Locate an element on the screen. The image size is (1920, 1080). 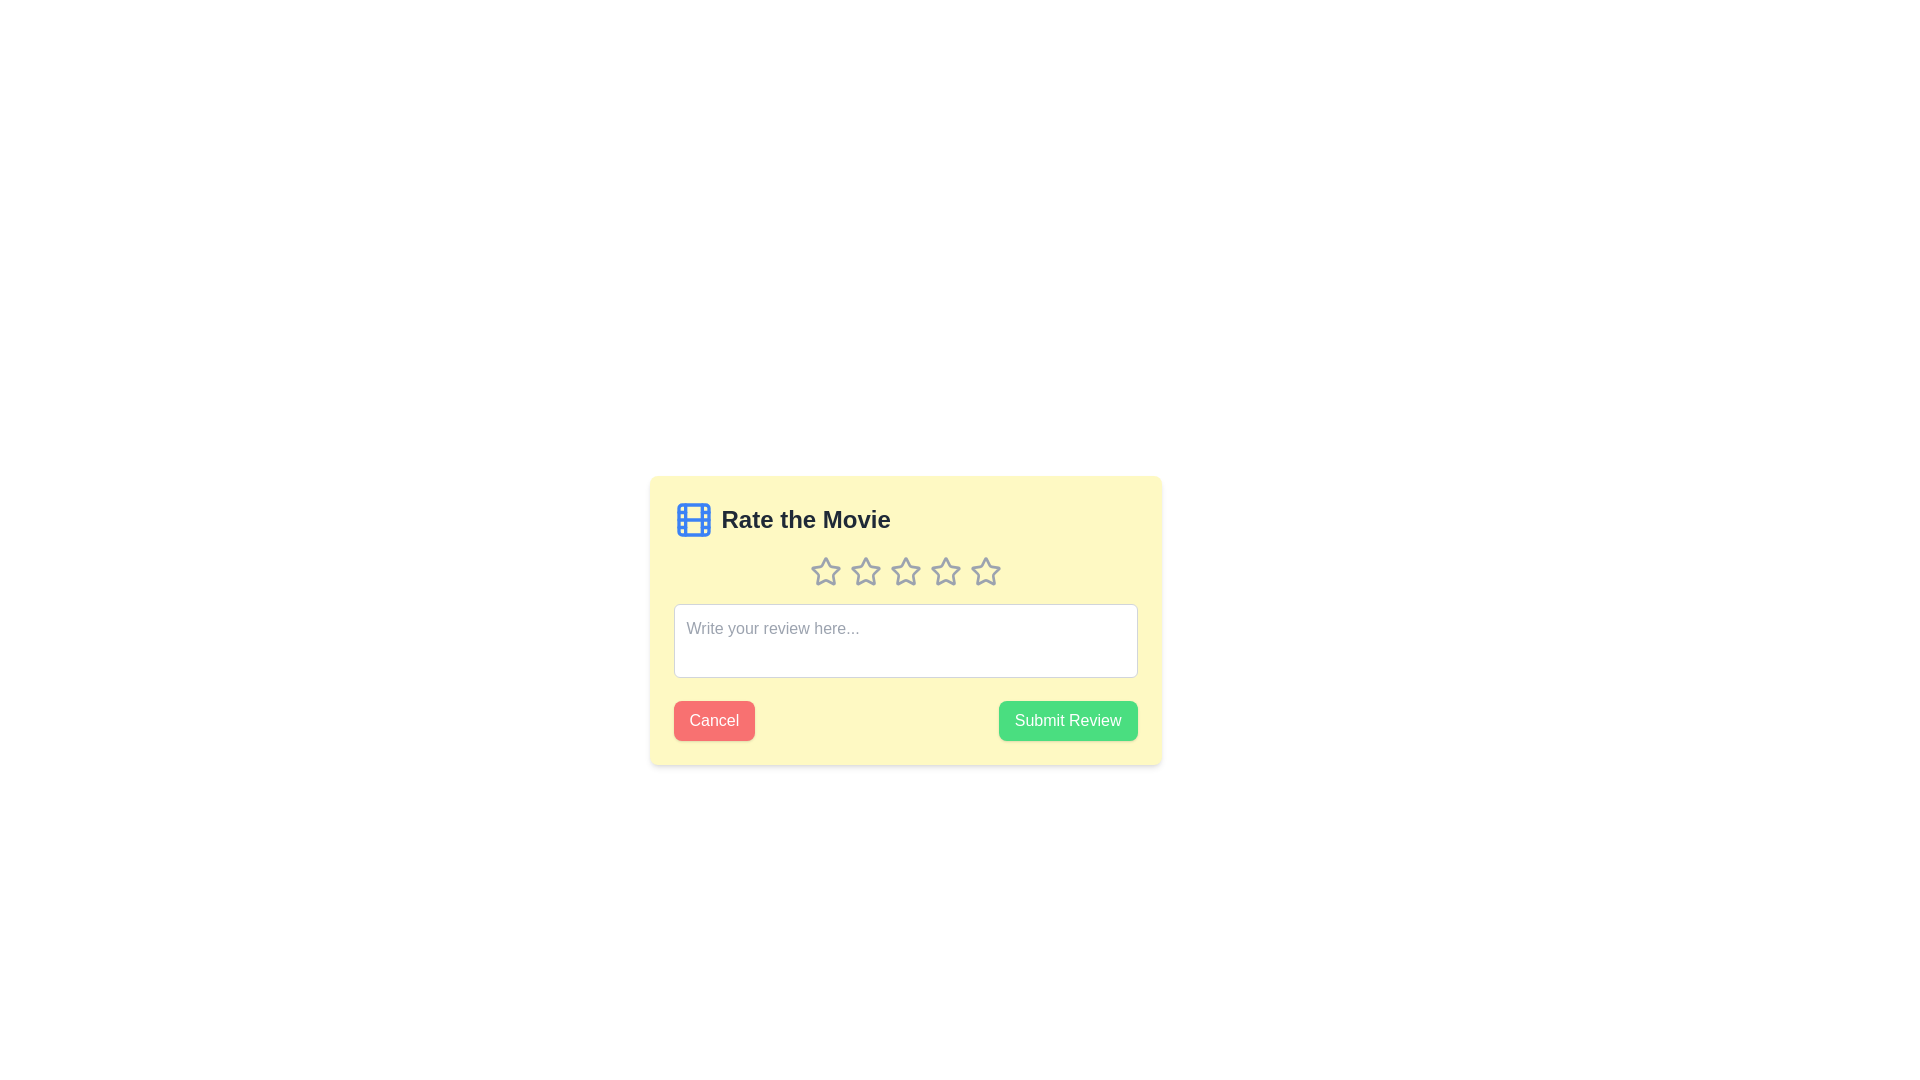
the second star icon in the rating system is located at coordinates (865, 571).